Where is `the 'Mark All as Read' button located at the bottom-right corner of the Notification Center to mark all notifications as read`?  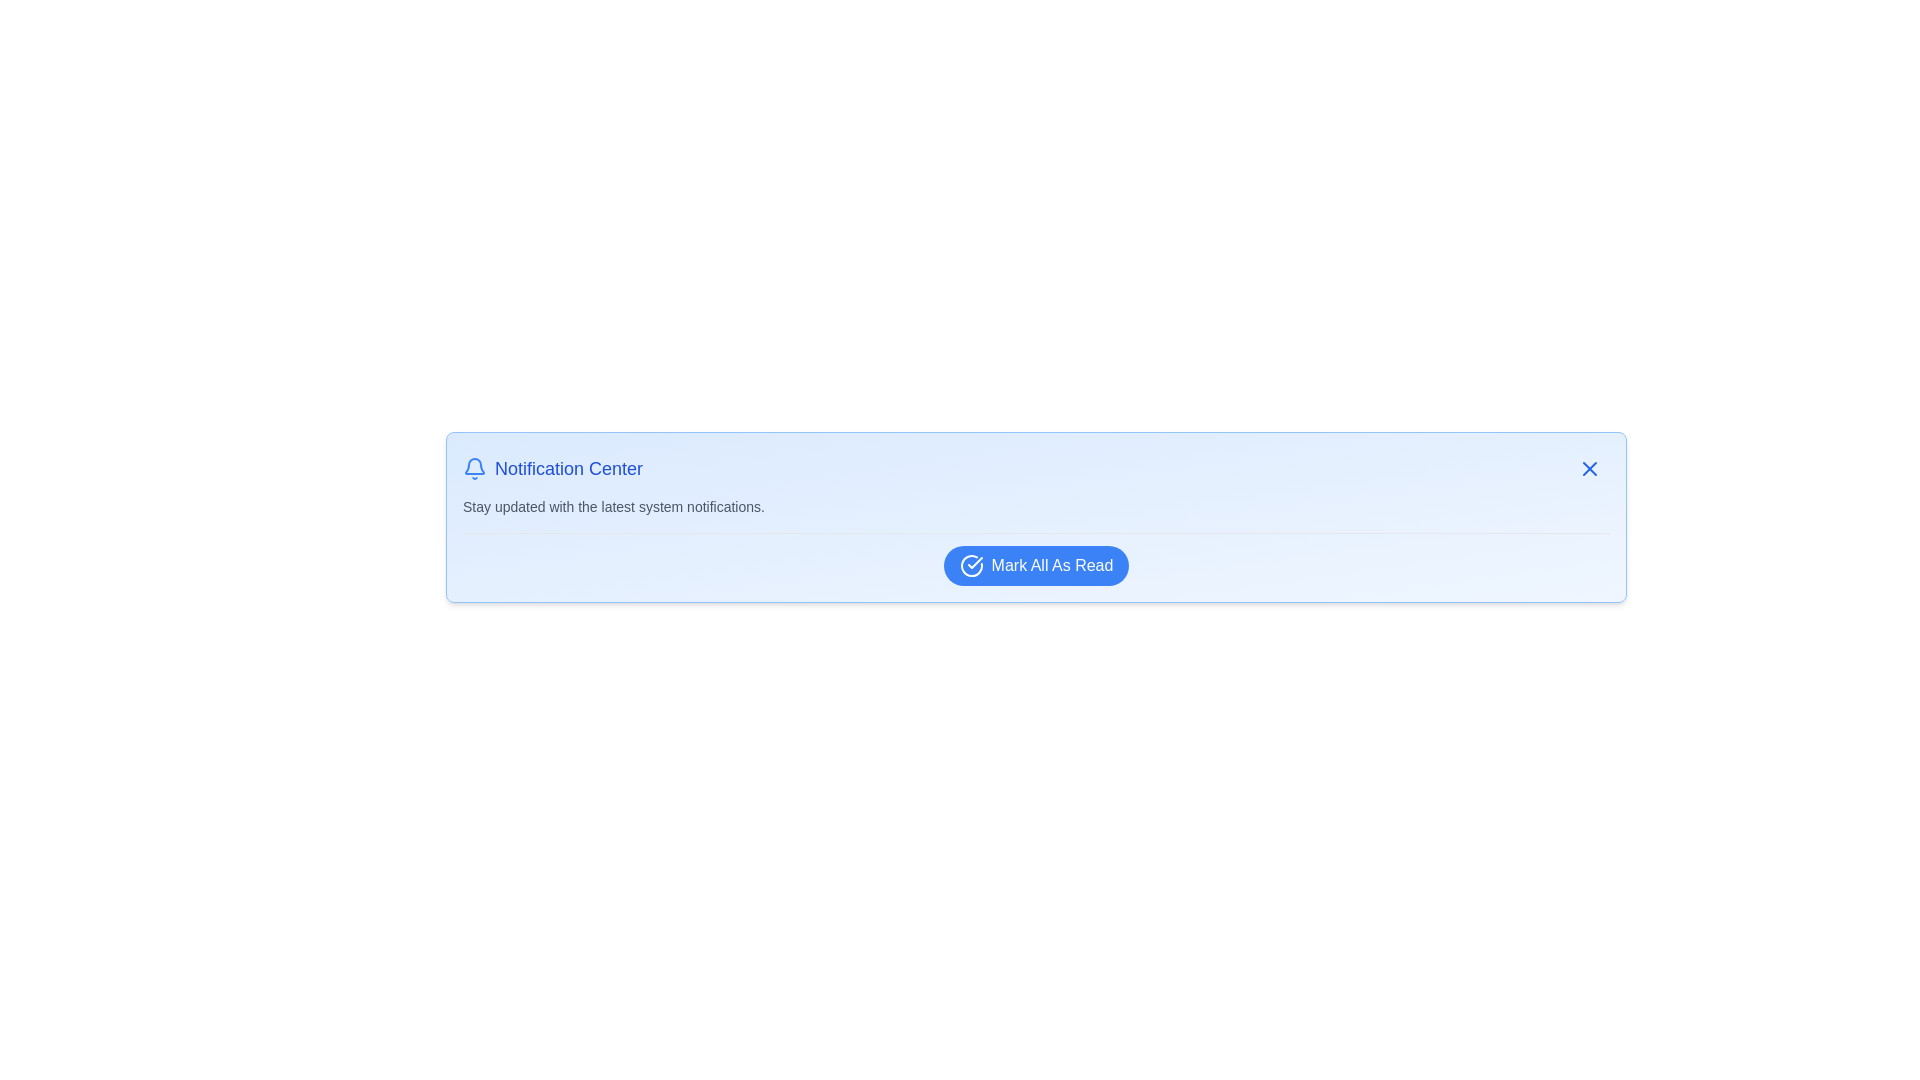 the 'Mark All as Read' button located at the bottom-right corner of the Notification Center to mark all notifications as read is located at coordinates (1036, 566).